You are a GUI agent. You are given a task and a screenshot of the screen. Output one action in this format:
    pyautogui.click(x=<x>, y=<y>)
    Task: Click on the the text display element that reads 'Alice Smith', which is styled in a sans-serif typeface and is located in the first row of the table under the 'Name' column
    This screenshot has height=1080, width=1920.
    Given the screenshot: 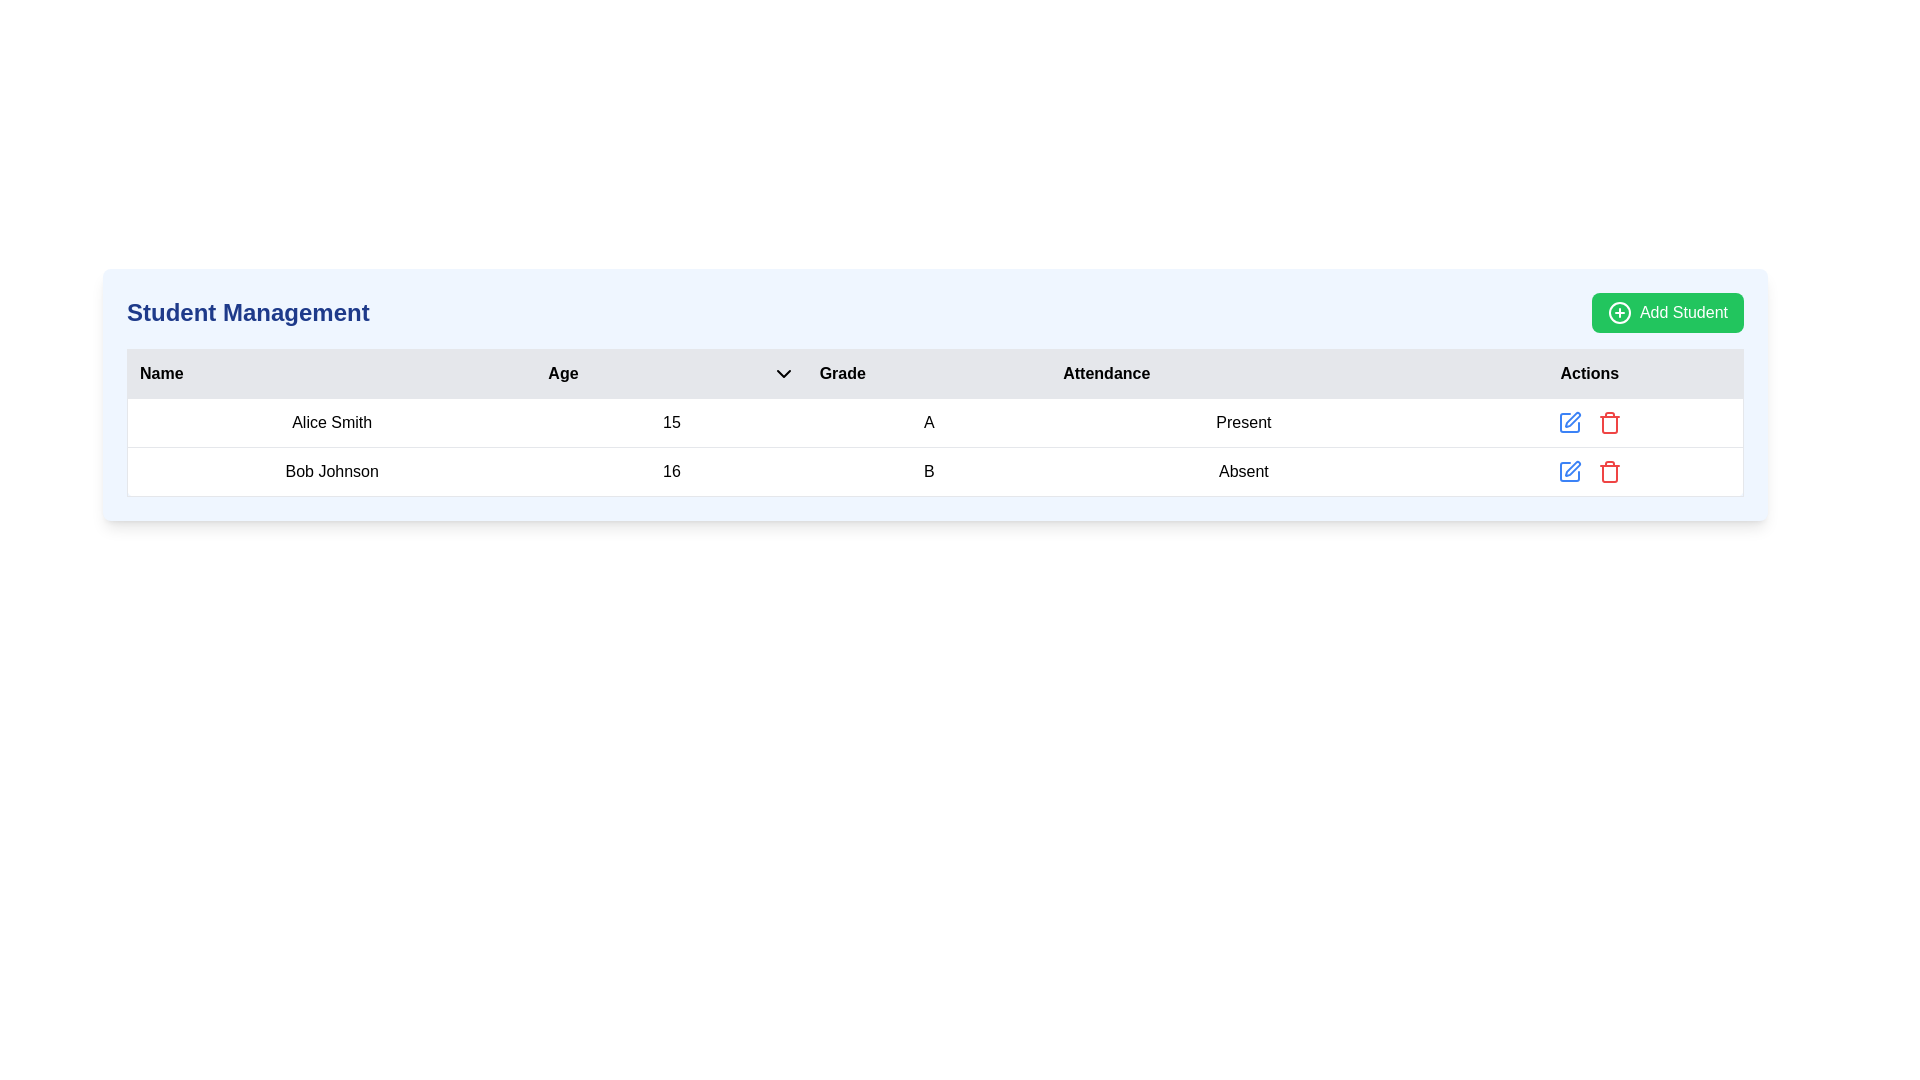 What is the action you would take?
    pyautogui.click(x=331, y=422)
    